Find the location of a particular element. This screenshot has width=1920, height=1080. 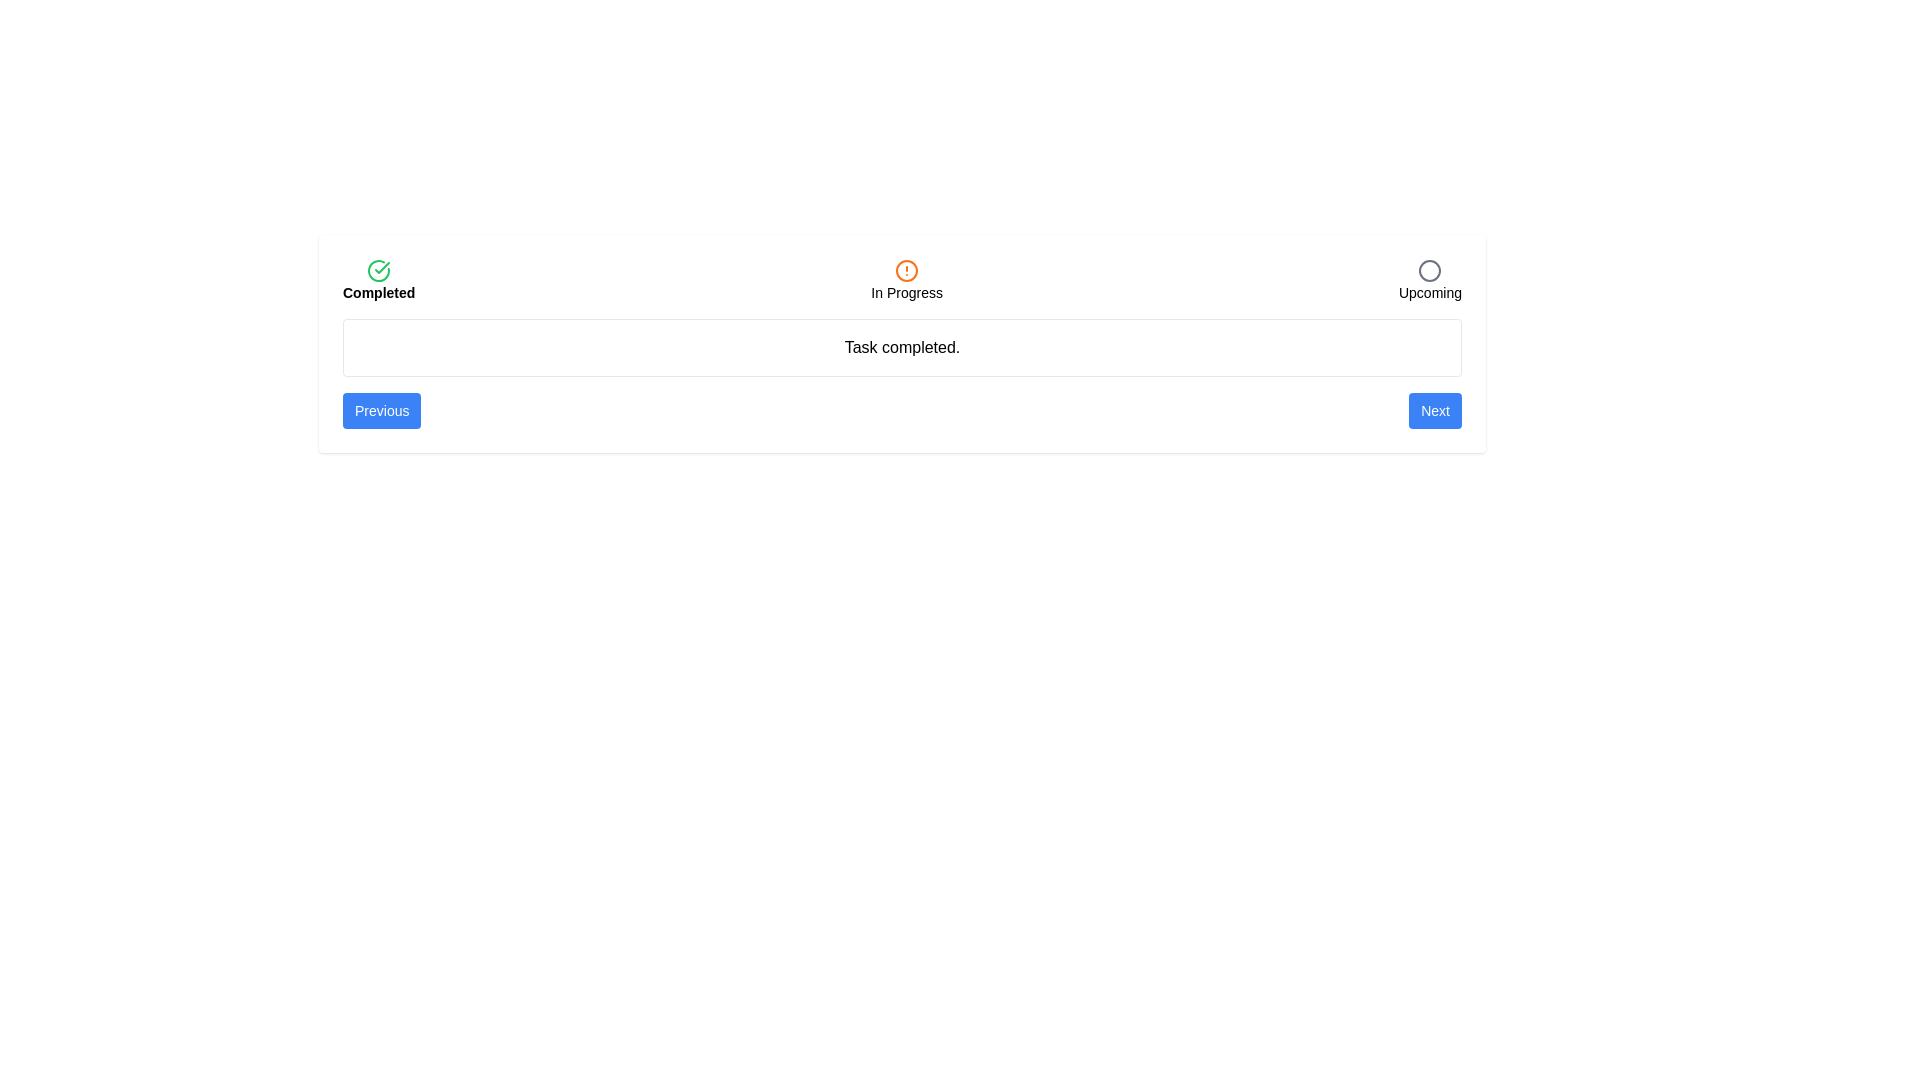

the static text label that indicates task completion, which is centrally located below the 'Completed' tab and between the 'Previous' and 'Next' buttons is located at coordinates (901, 346).